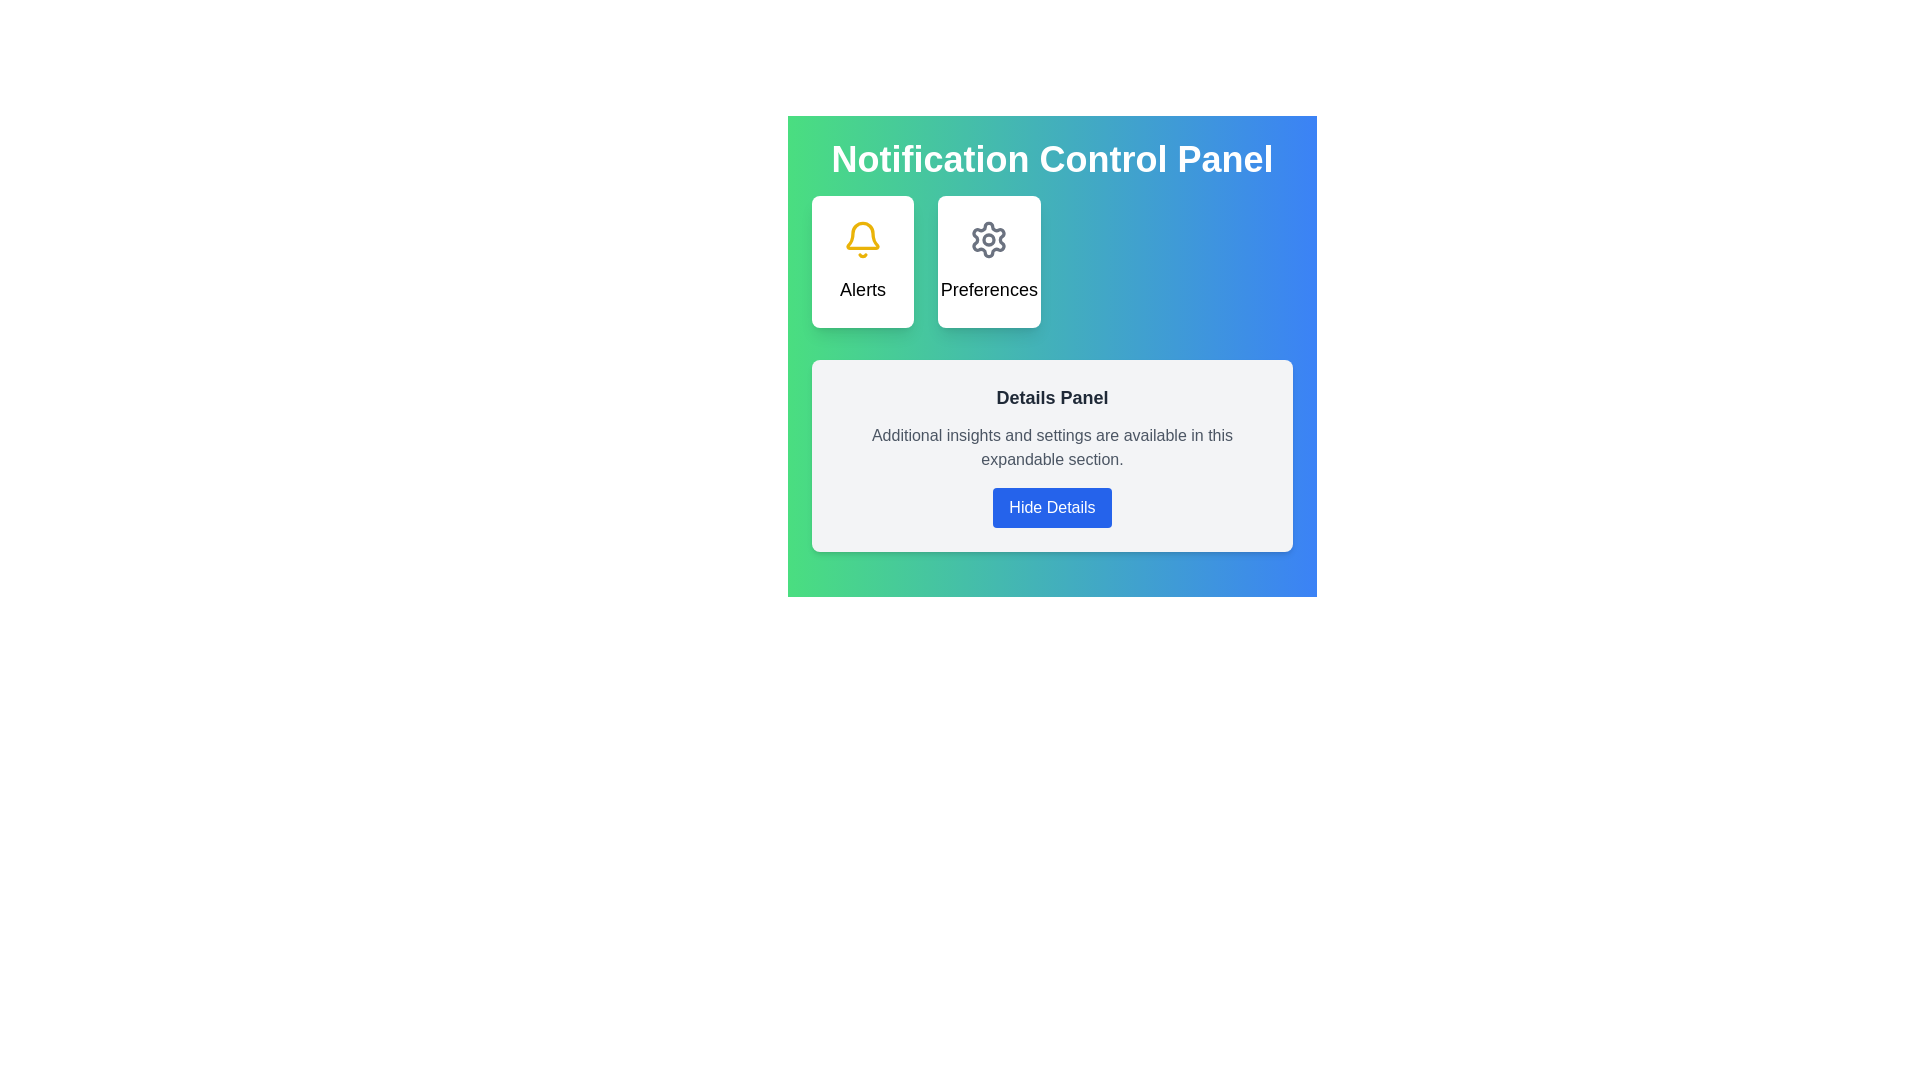 The image size is (1920, 1080). What do you see at coordinates (863, 234) in the screenshot?
I see `the yellow-orange bell-shaped icon located in the top left of the interface within the 'Alerts' box` at bounding box center [863, 234].